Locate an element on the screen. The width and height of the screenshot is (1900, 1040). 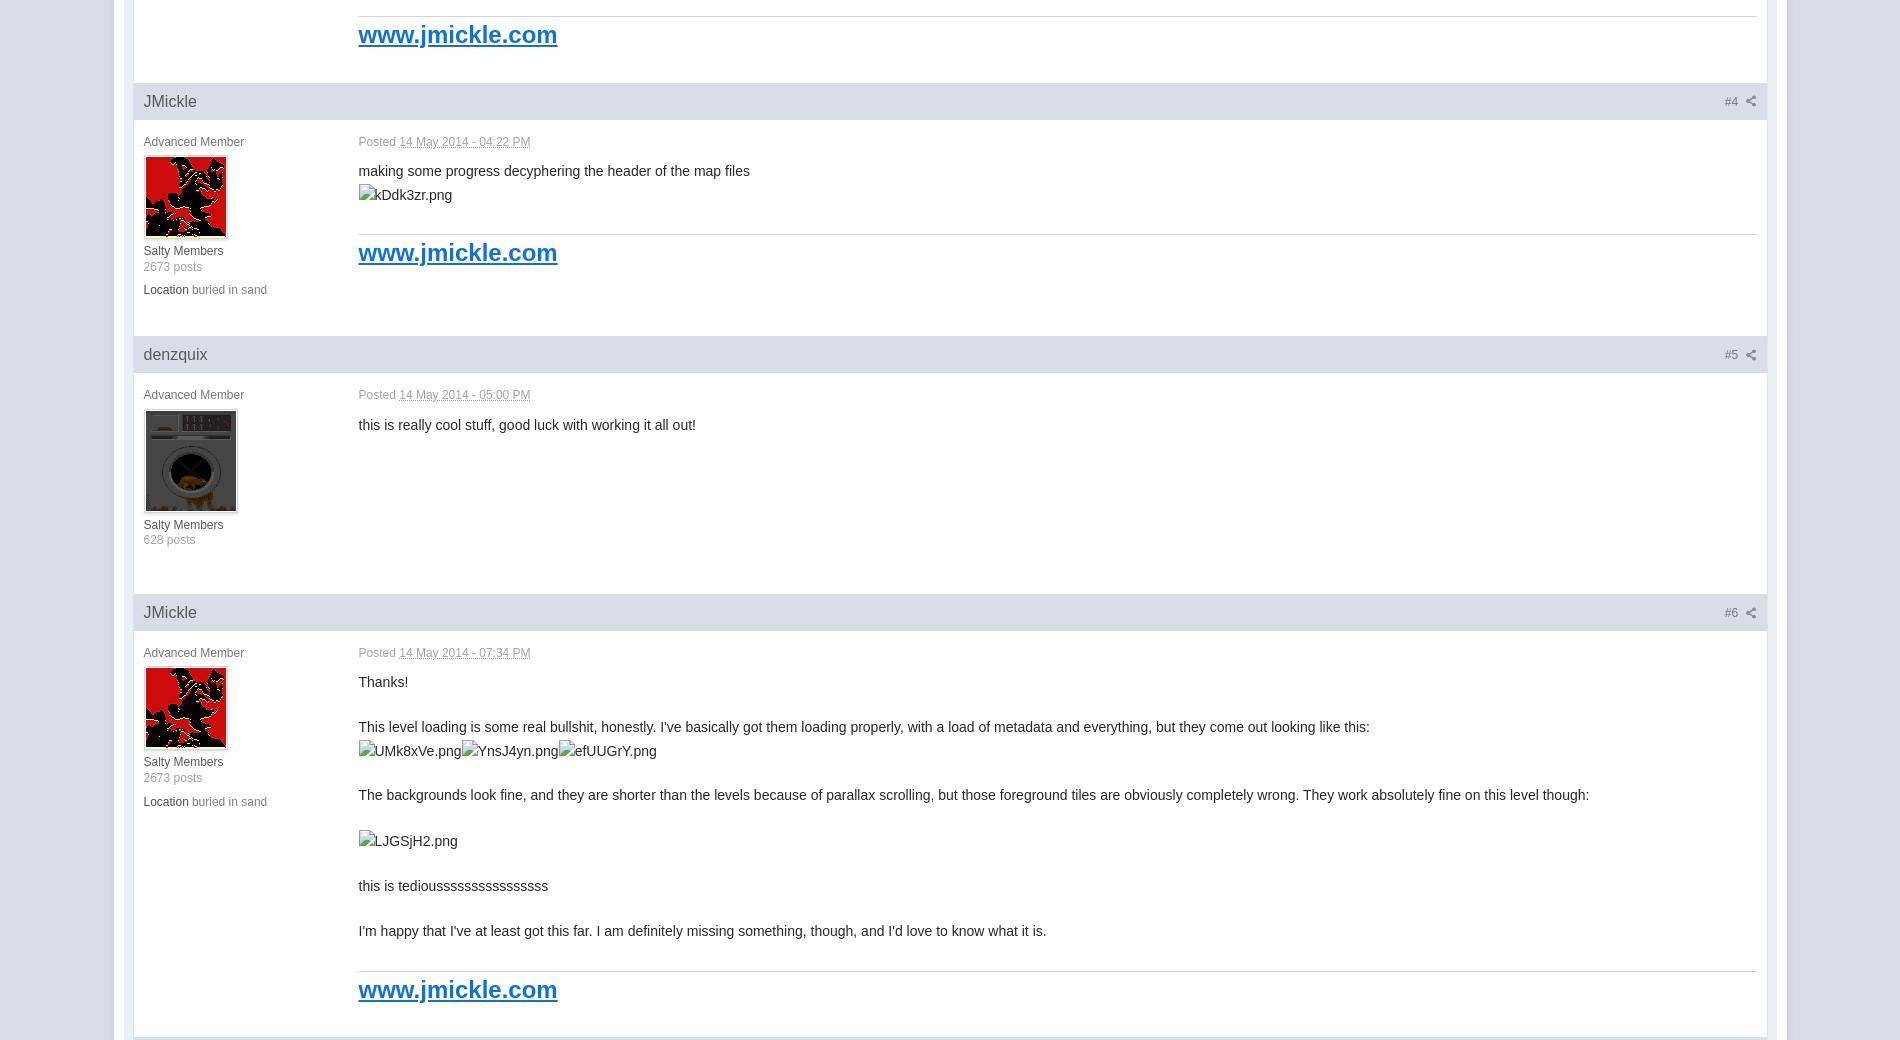
'This level loading is some real bullshit, honestly. I've basically got them loading properly, with a load of metadata and everything, but they come out looking like this:' is located at coordinates (356, 726).